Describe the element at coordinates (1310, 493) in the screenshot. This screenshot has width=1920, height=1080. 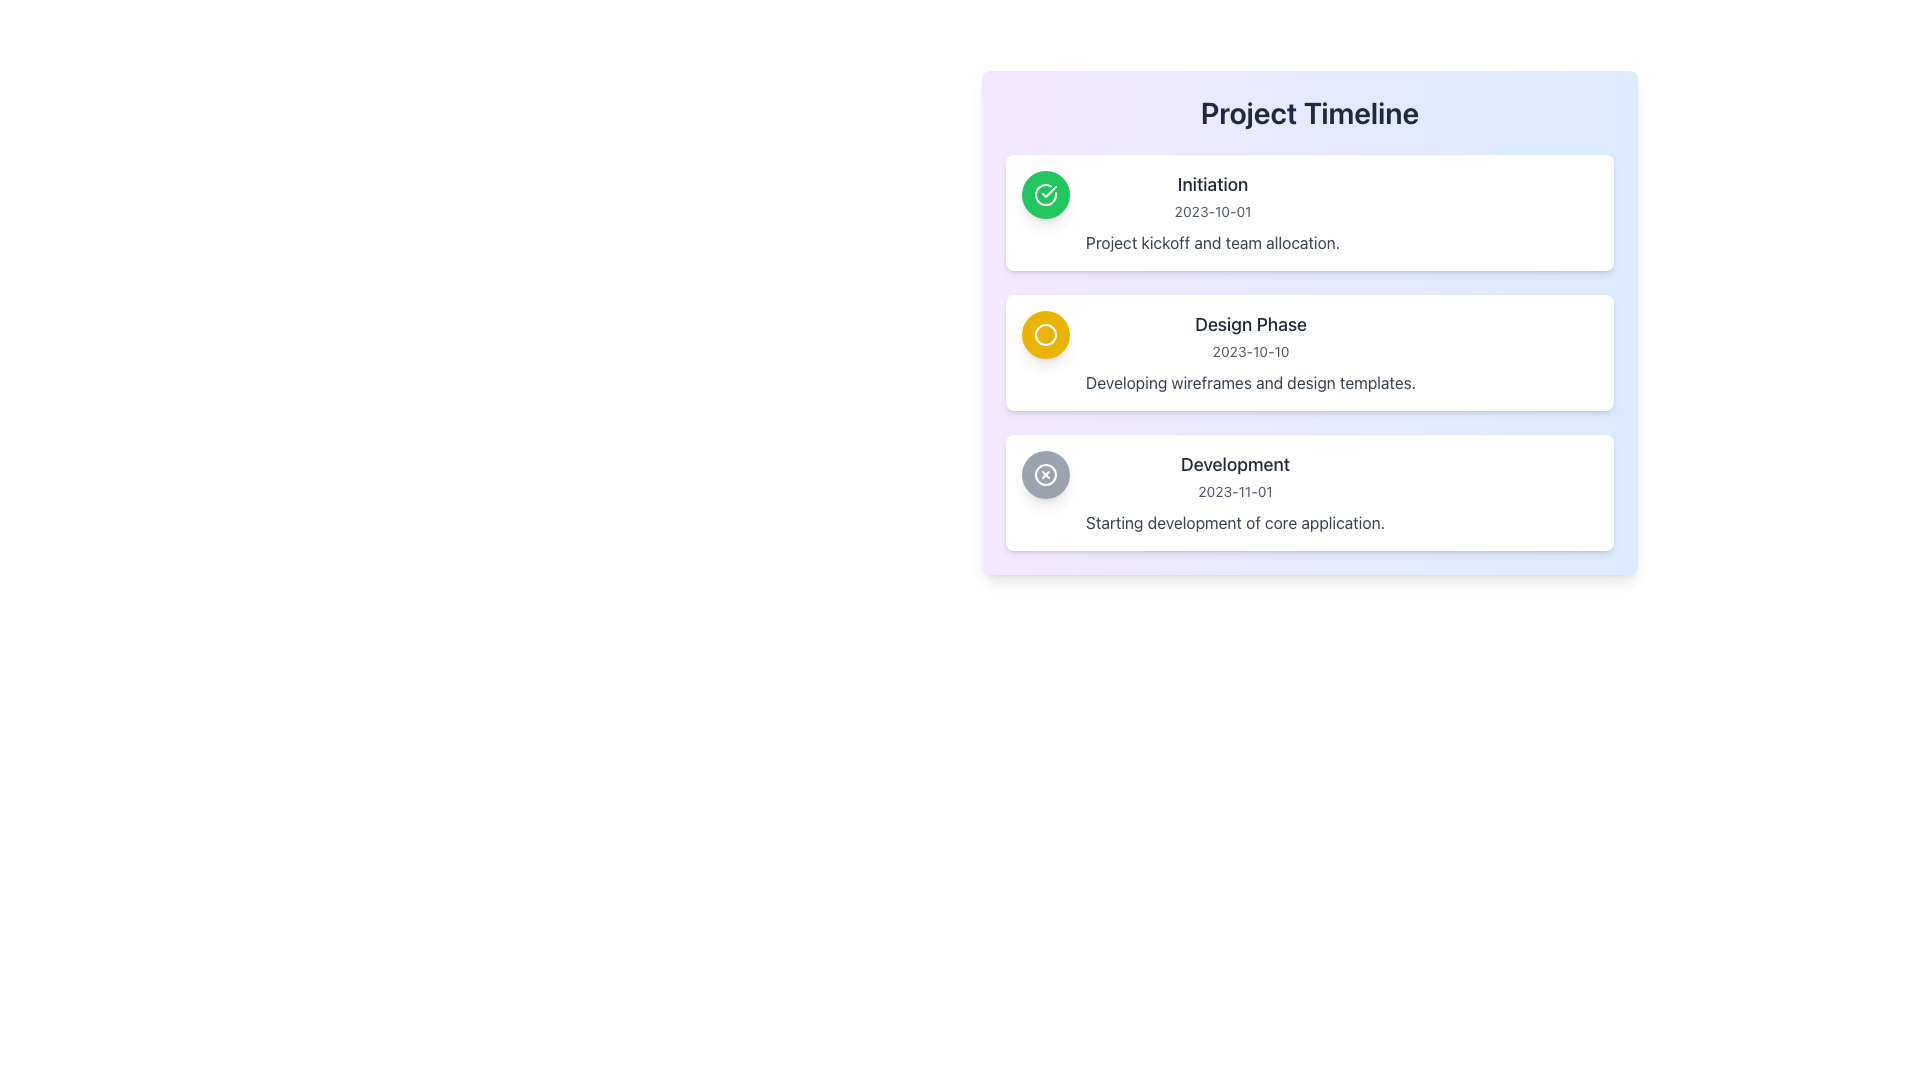
I see `to select the 'Development' phase informational card, which is the third card in the project timeline group` at that location.